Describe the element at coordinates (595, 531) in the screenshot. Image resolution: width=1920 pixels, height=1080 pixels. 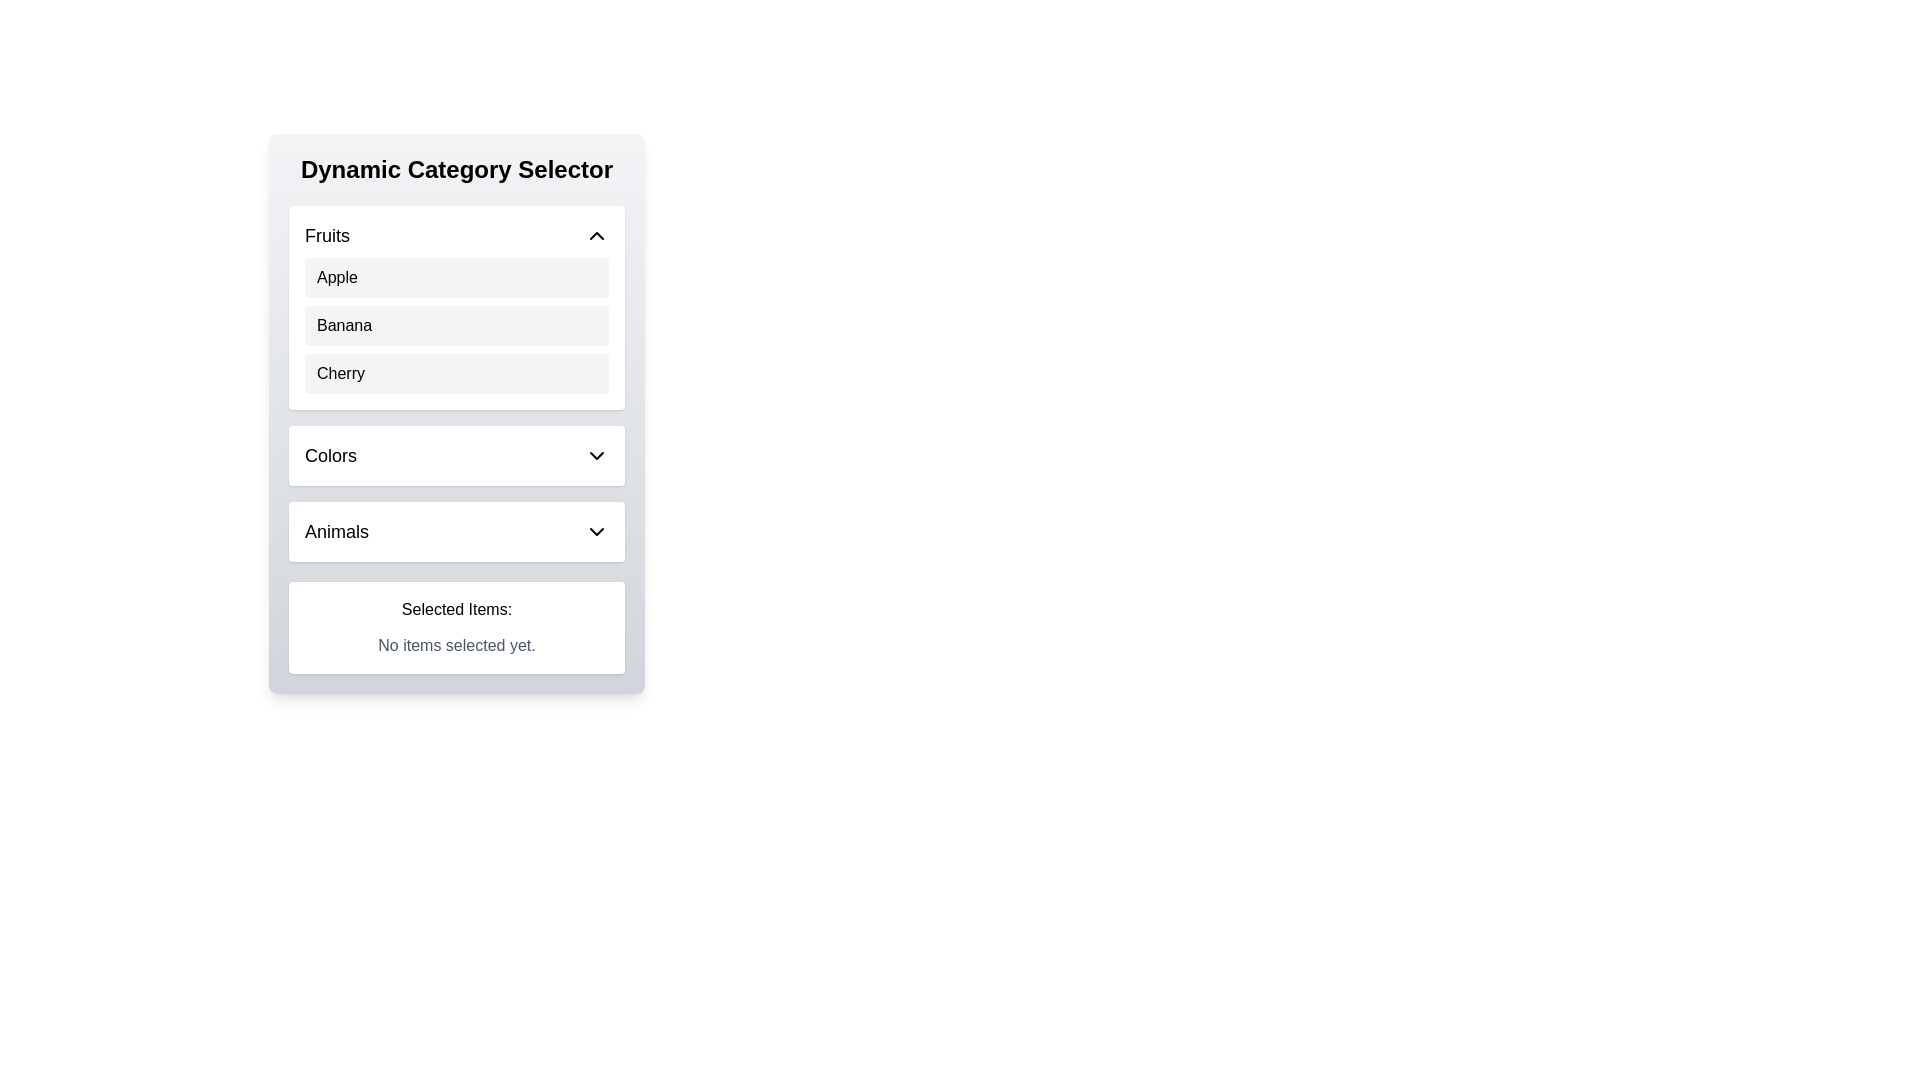
I see `the downward-facing chevron icon next to the 'Animals' label` at that location.